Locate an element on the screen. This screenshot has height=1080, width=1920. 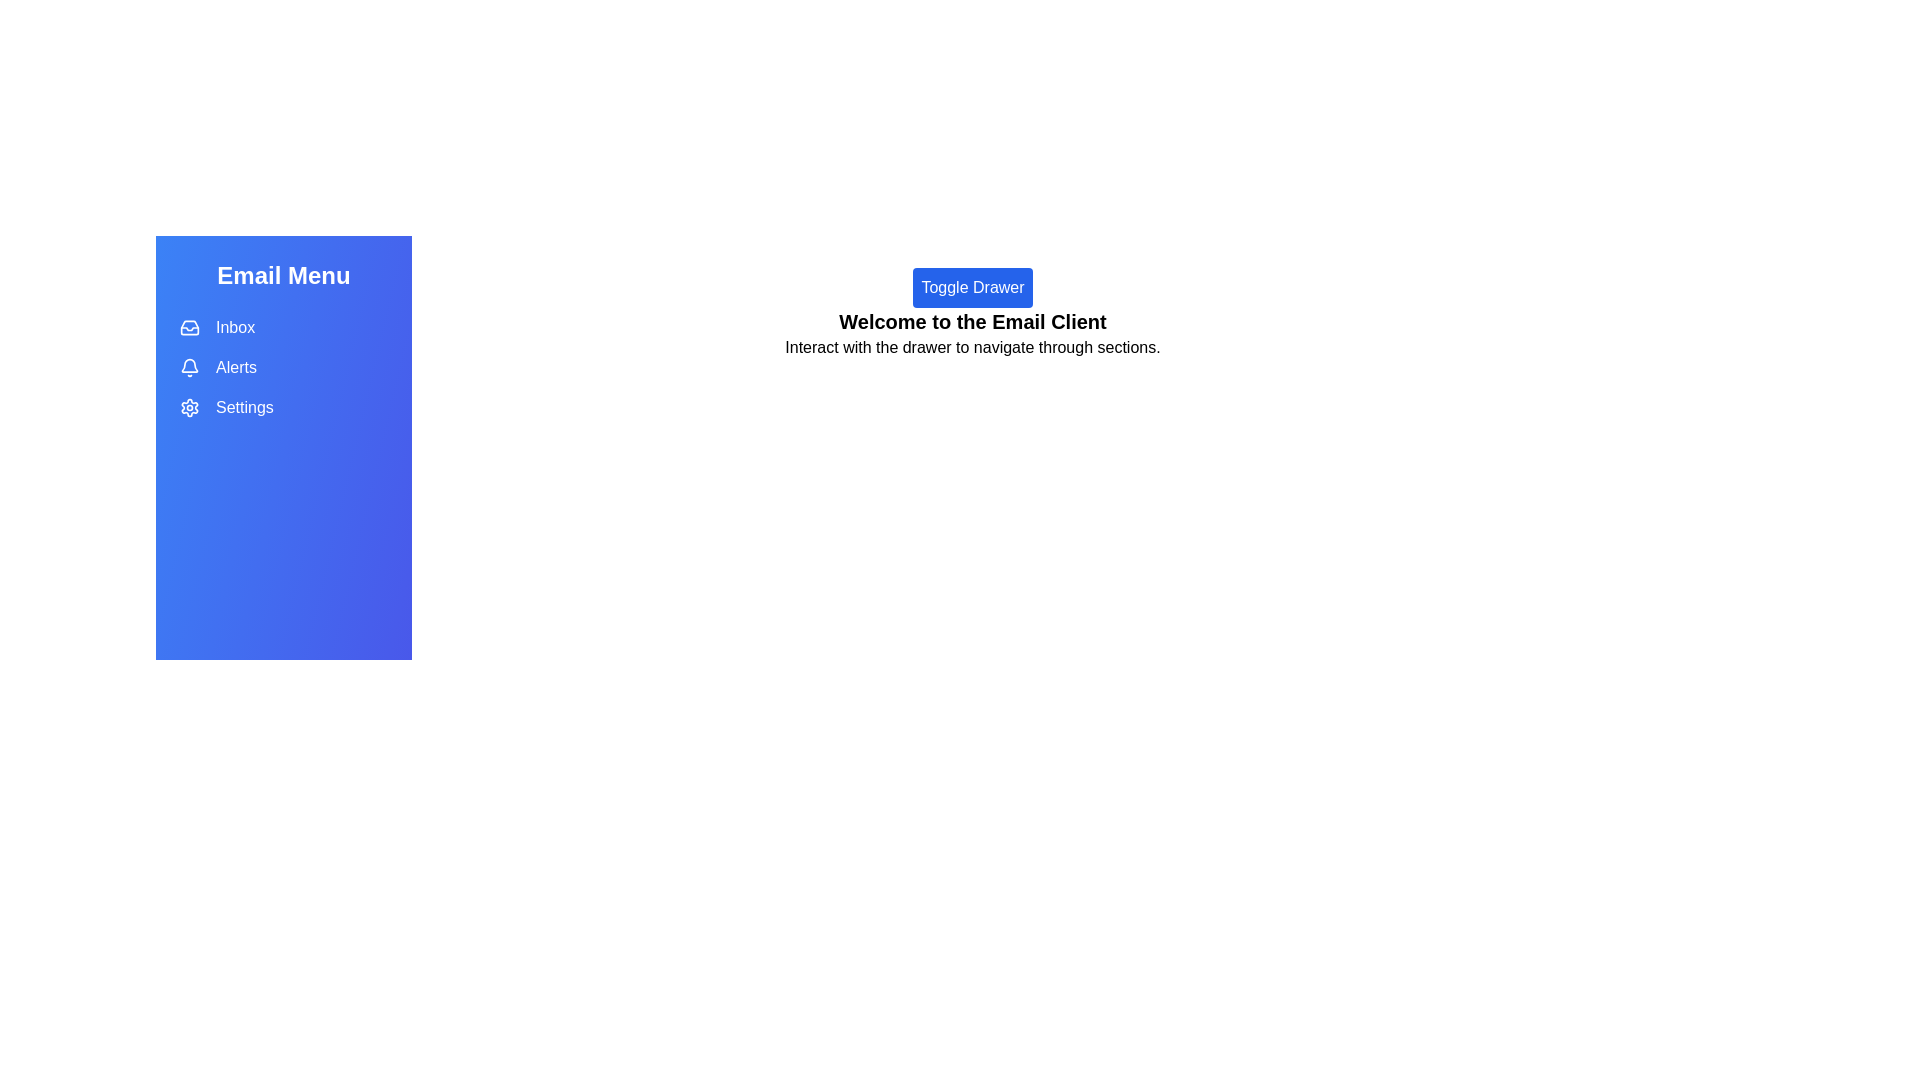
'Toggle Drawer' button to toggle the visibility of the drawer is located at coordinates (973, 288).